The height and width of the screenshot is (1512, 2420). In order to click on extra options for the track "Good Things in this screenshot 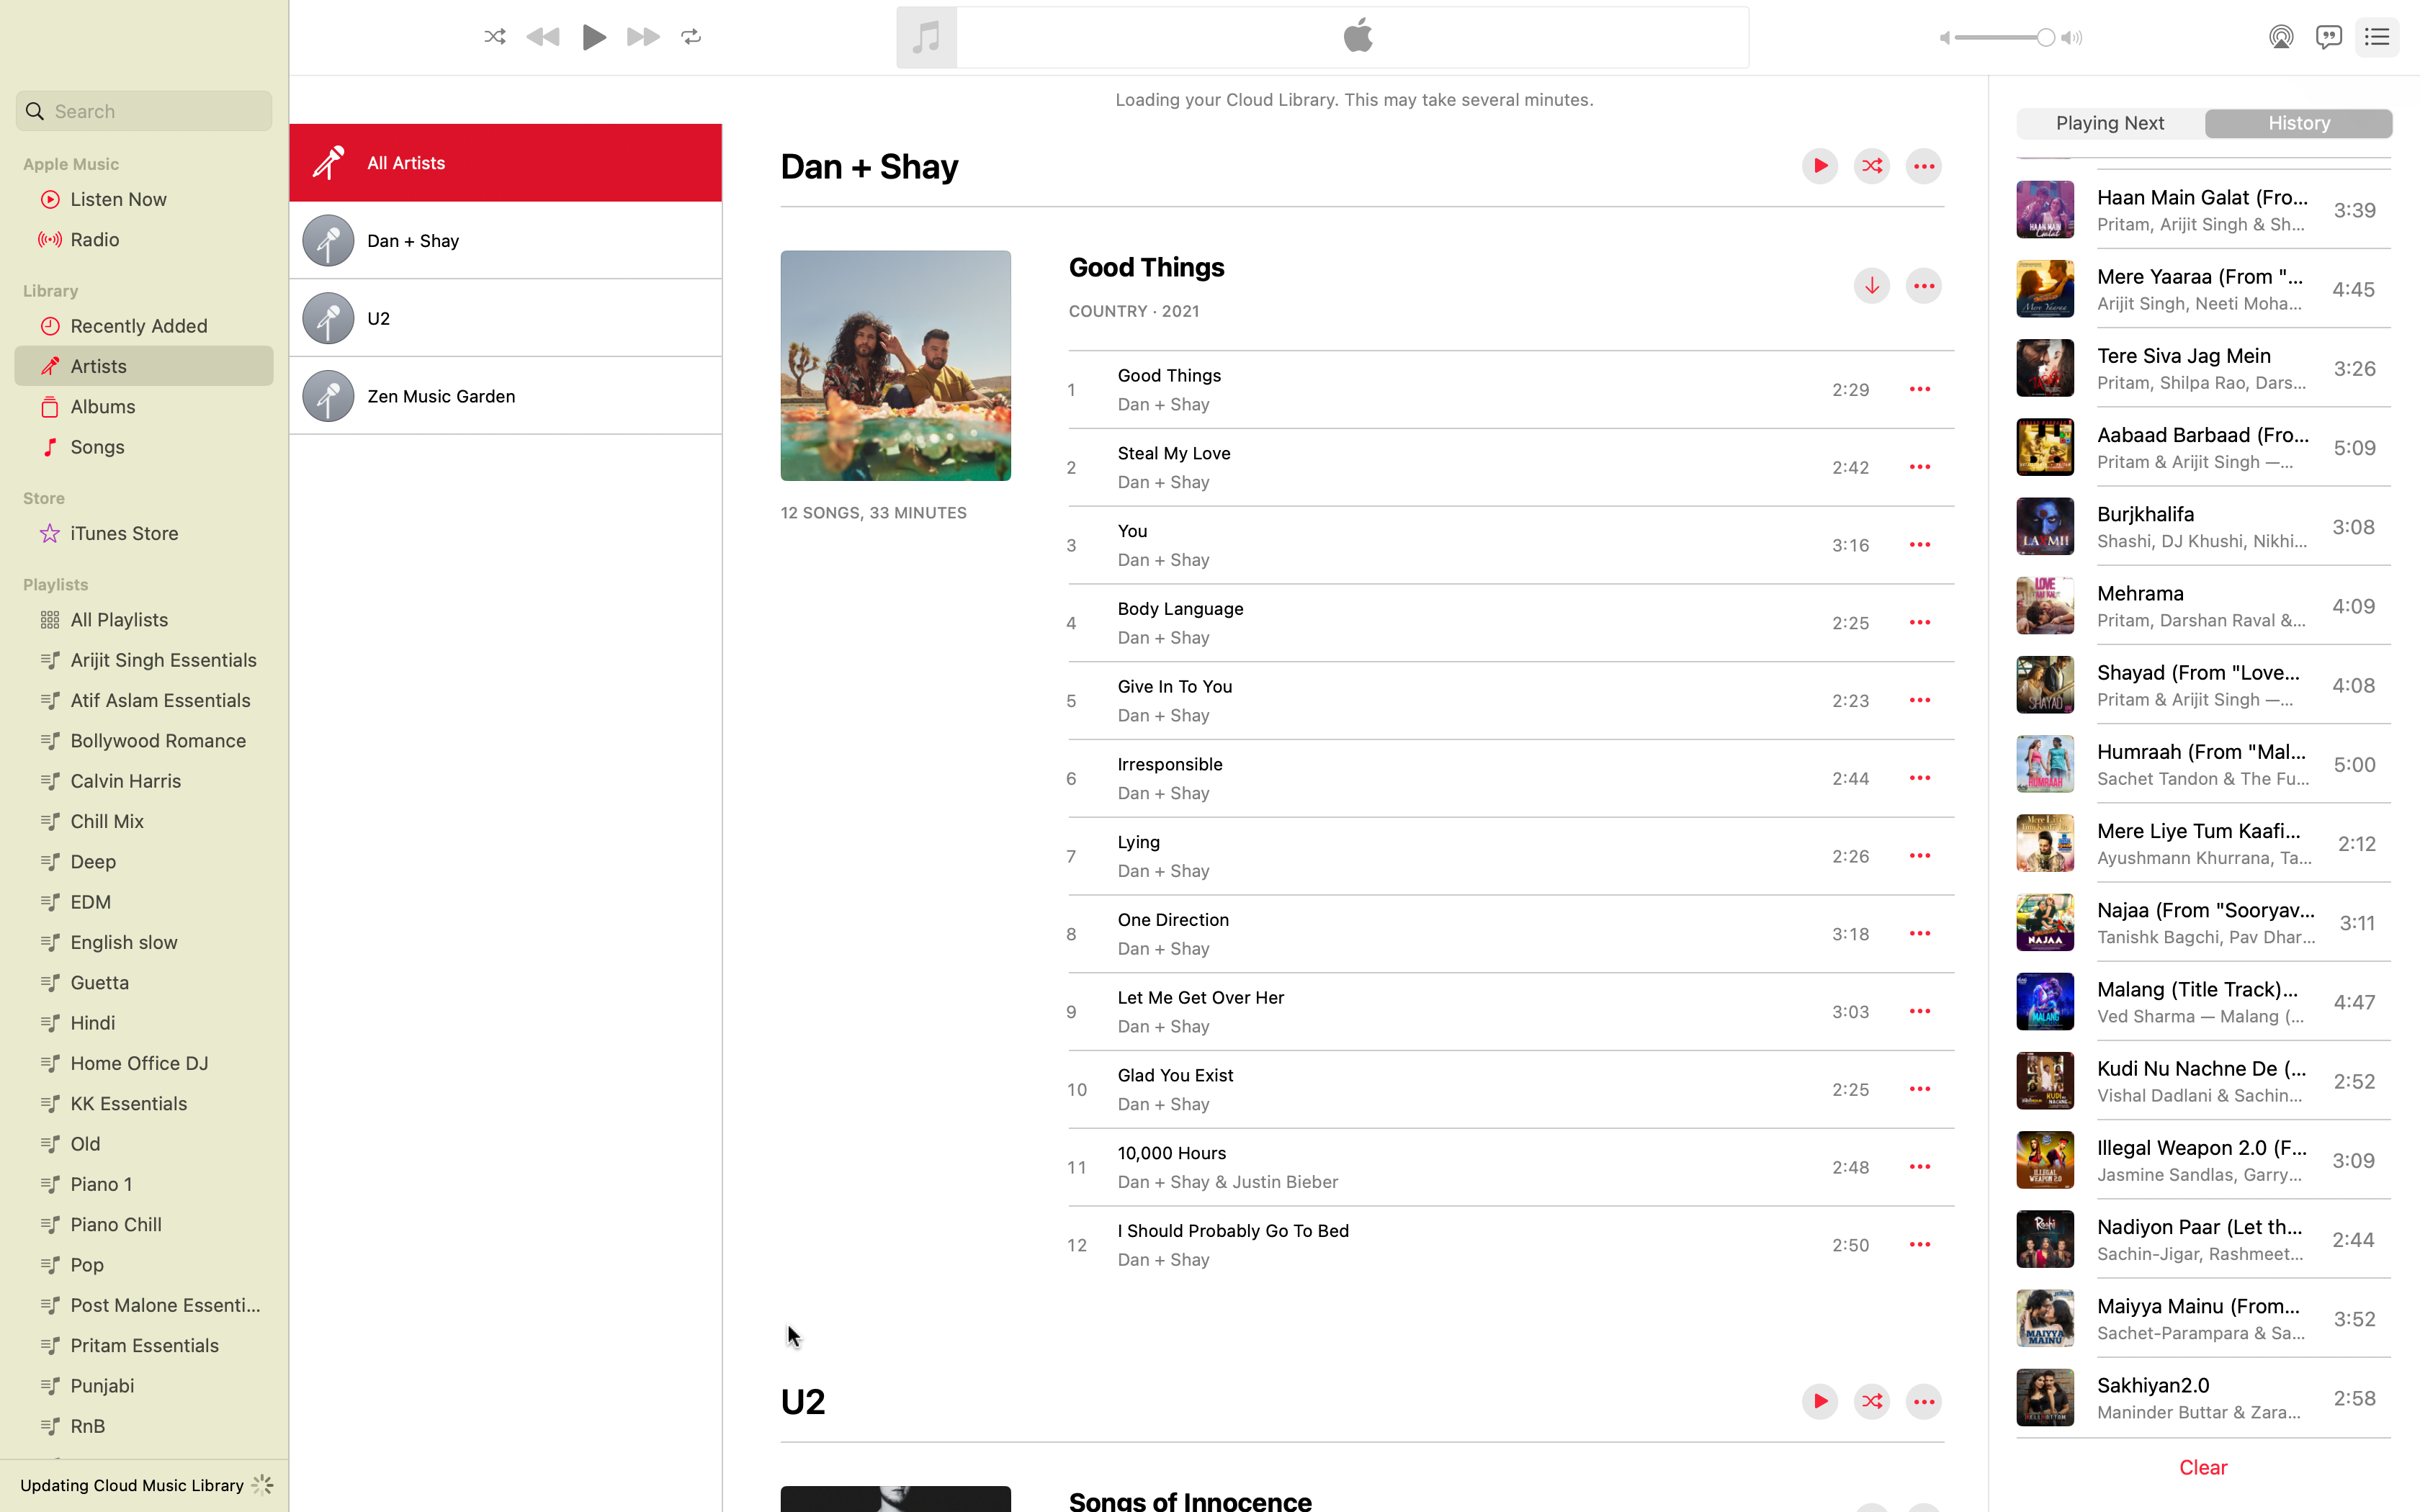, I will do `click(1919, 387)`.